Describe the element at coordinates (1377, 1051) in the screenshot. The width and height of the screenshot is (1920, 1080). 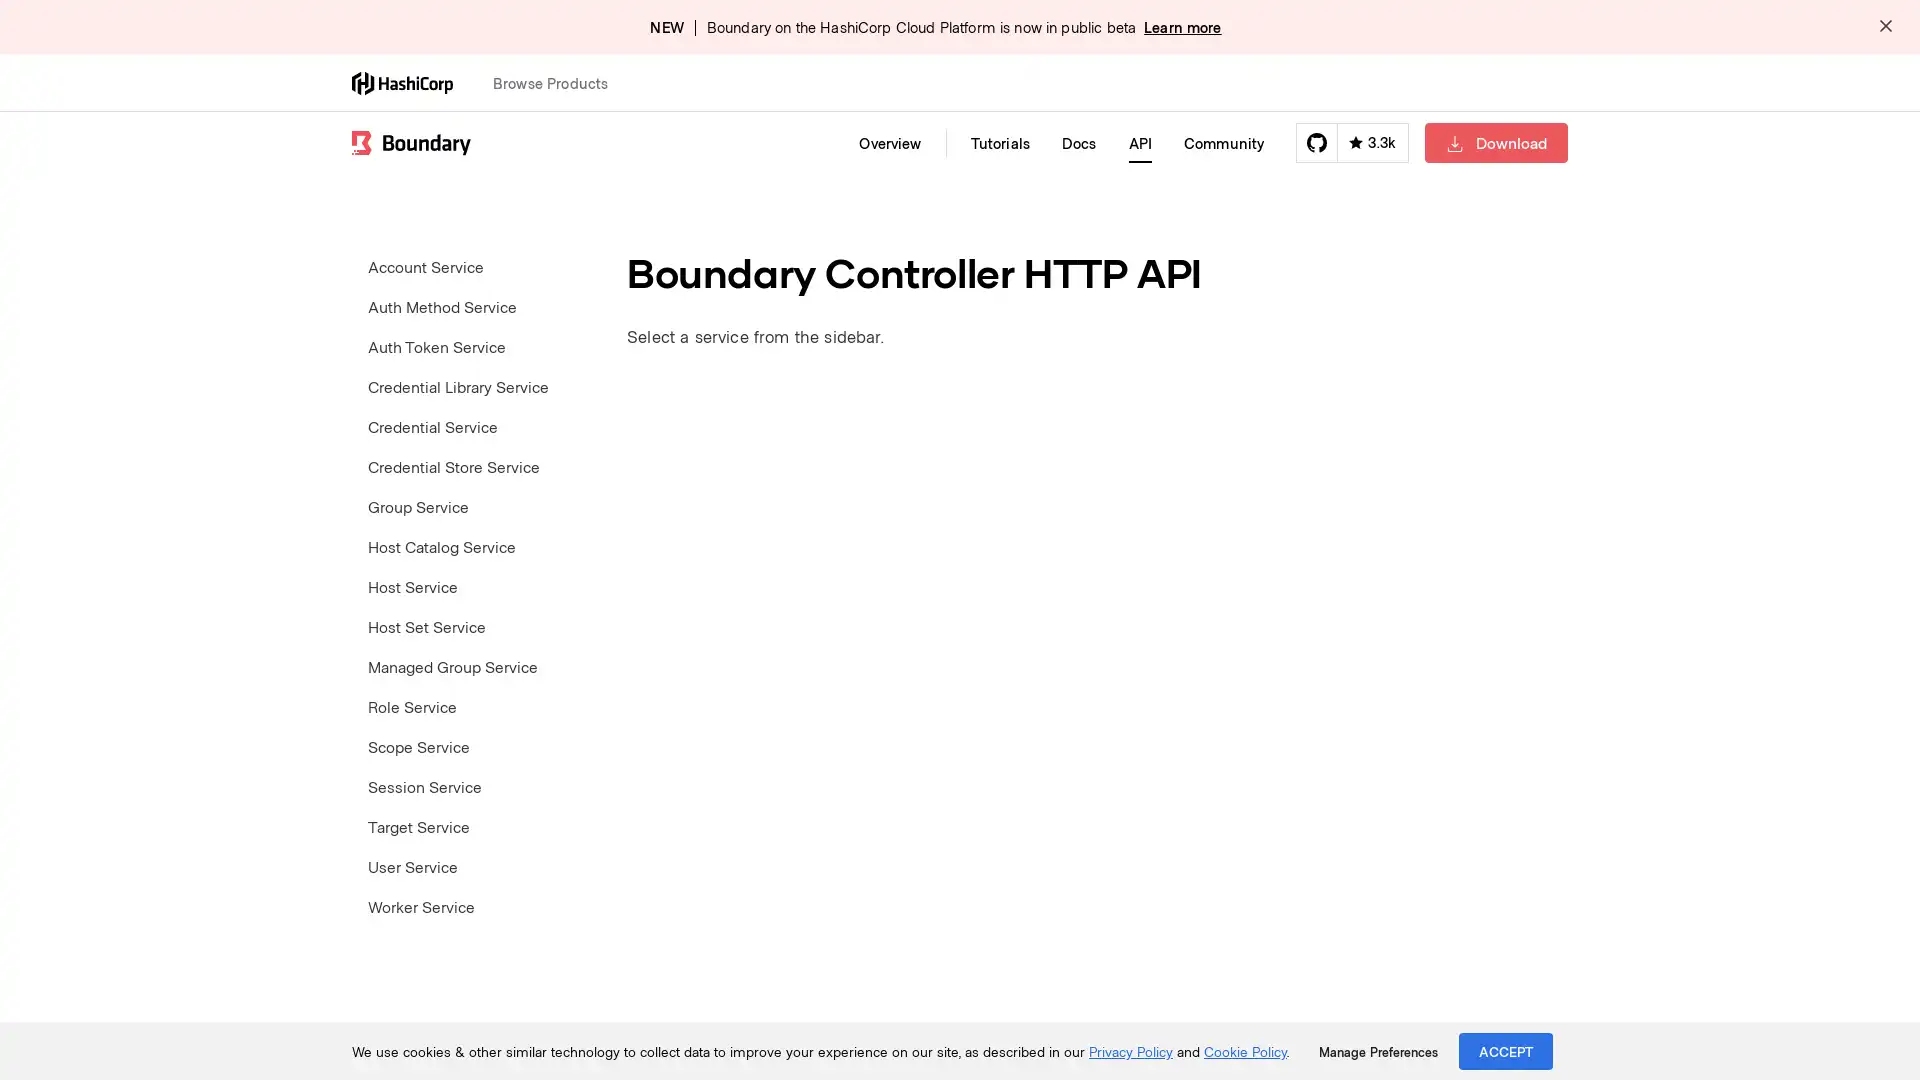
I see `Manage Preferences` at that location.